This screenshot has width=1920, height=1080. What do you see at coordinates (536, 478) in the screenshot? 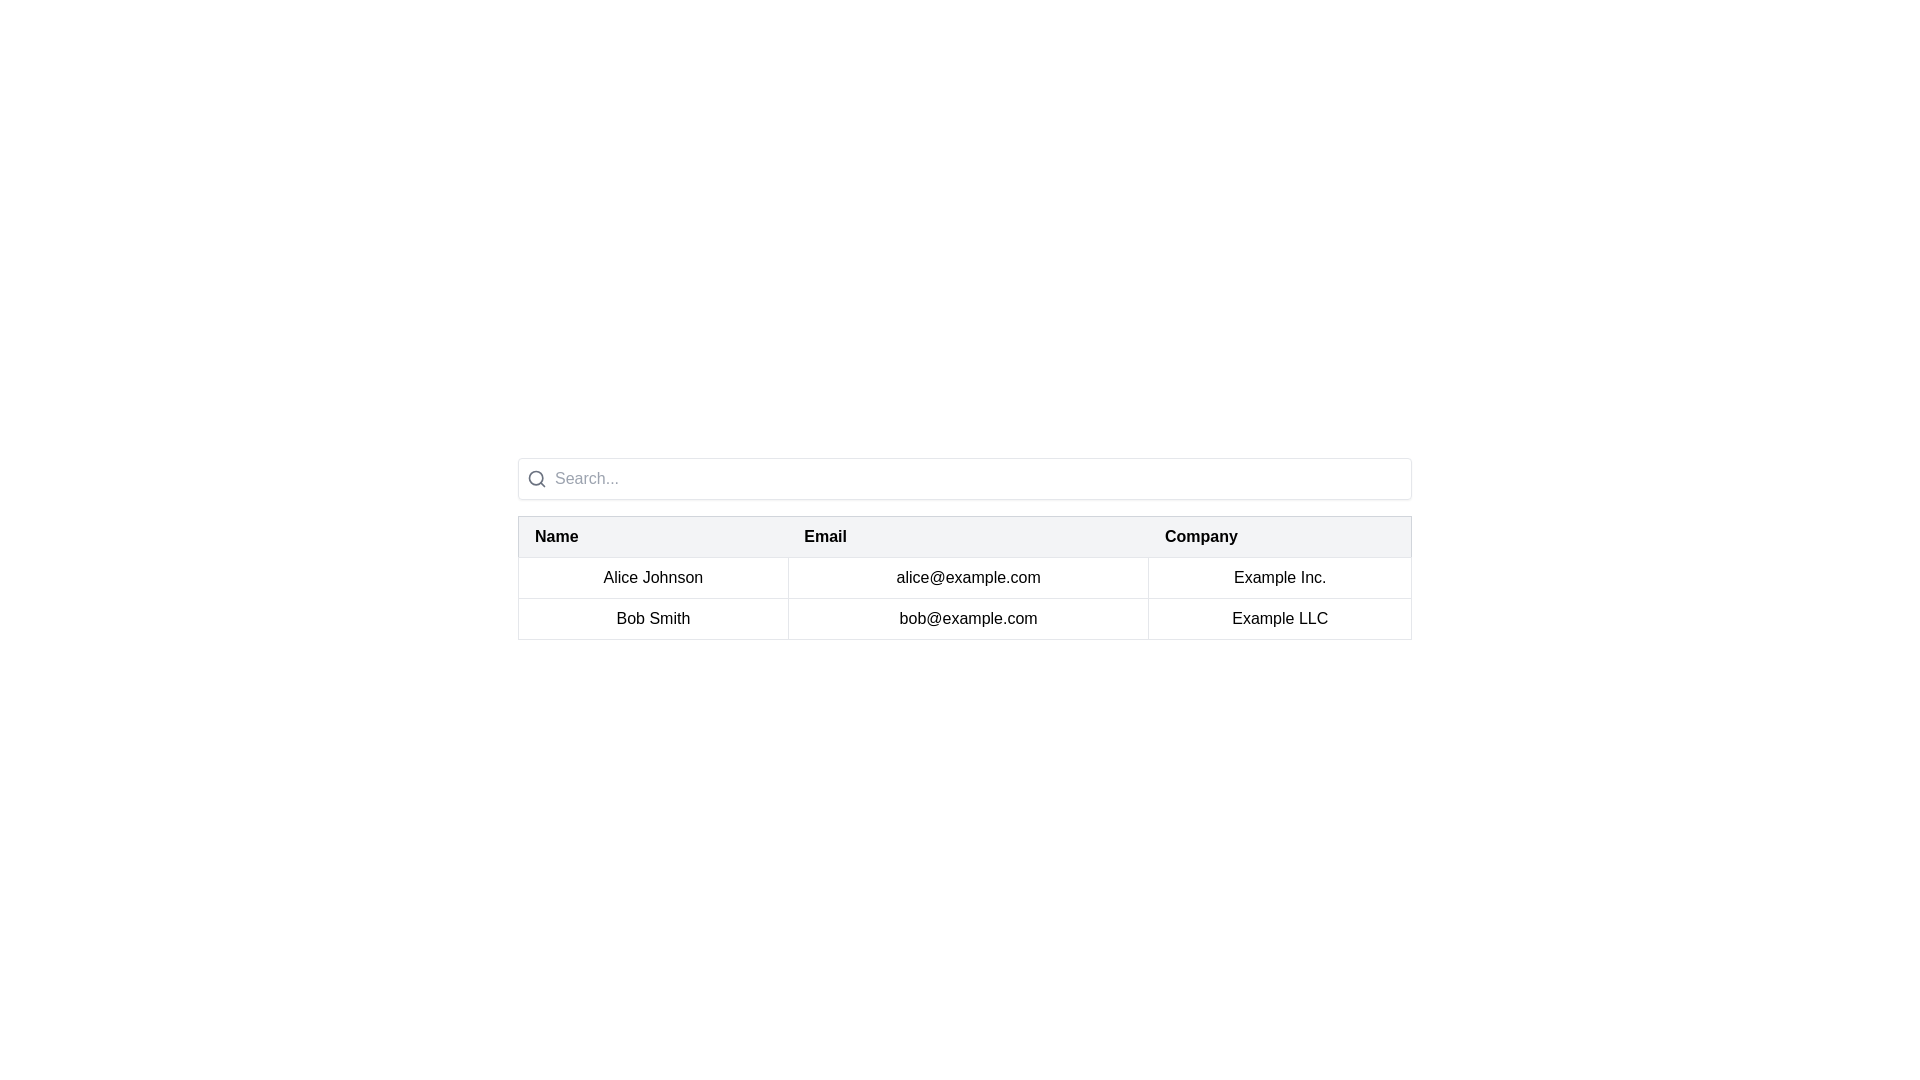
I see `the search icon circle element, which is part of the SVG representing the search functionality, located to the left of the search input field in the header section` at bounding box center [536, 478].